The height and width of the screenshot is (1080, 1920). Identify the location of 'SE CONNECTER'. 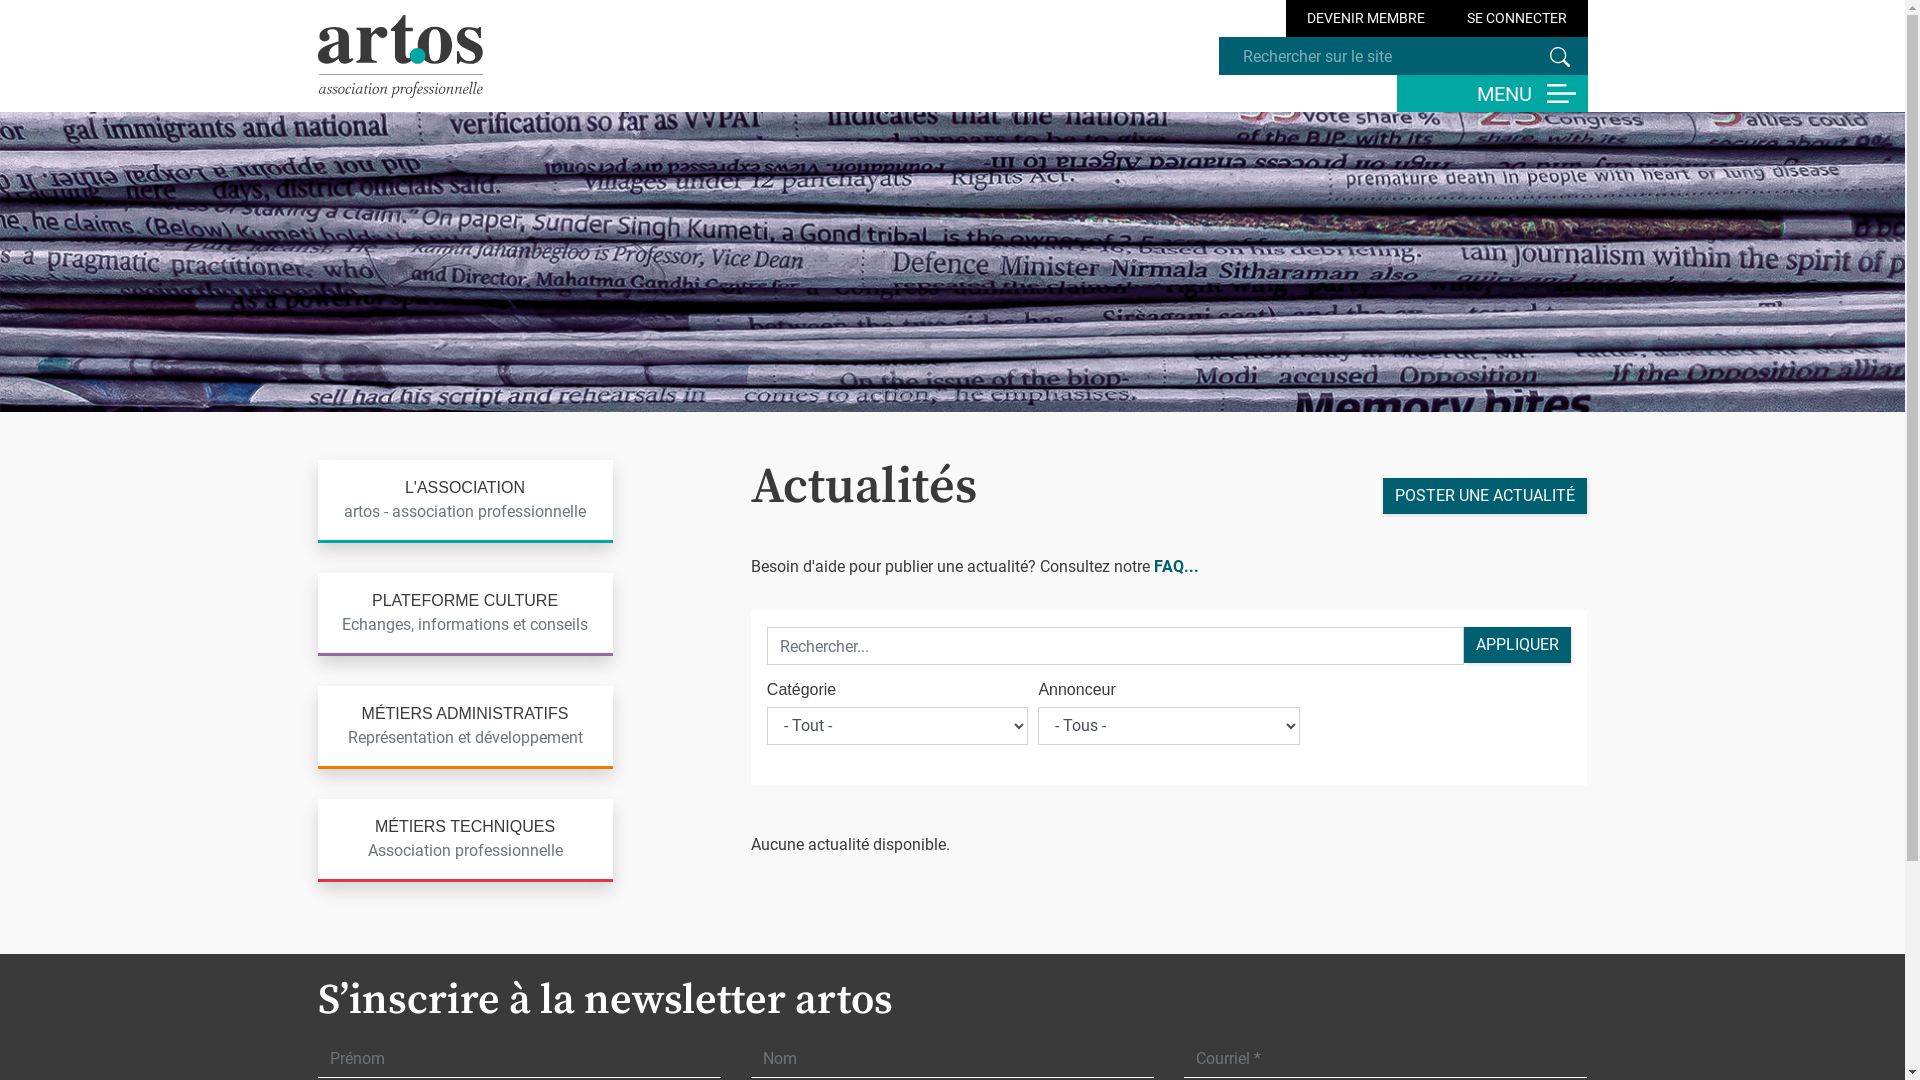
(1516, 18).